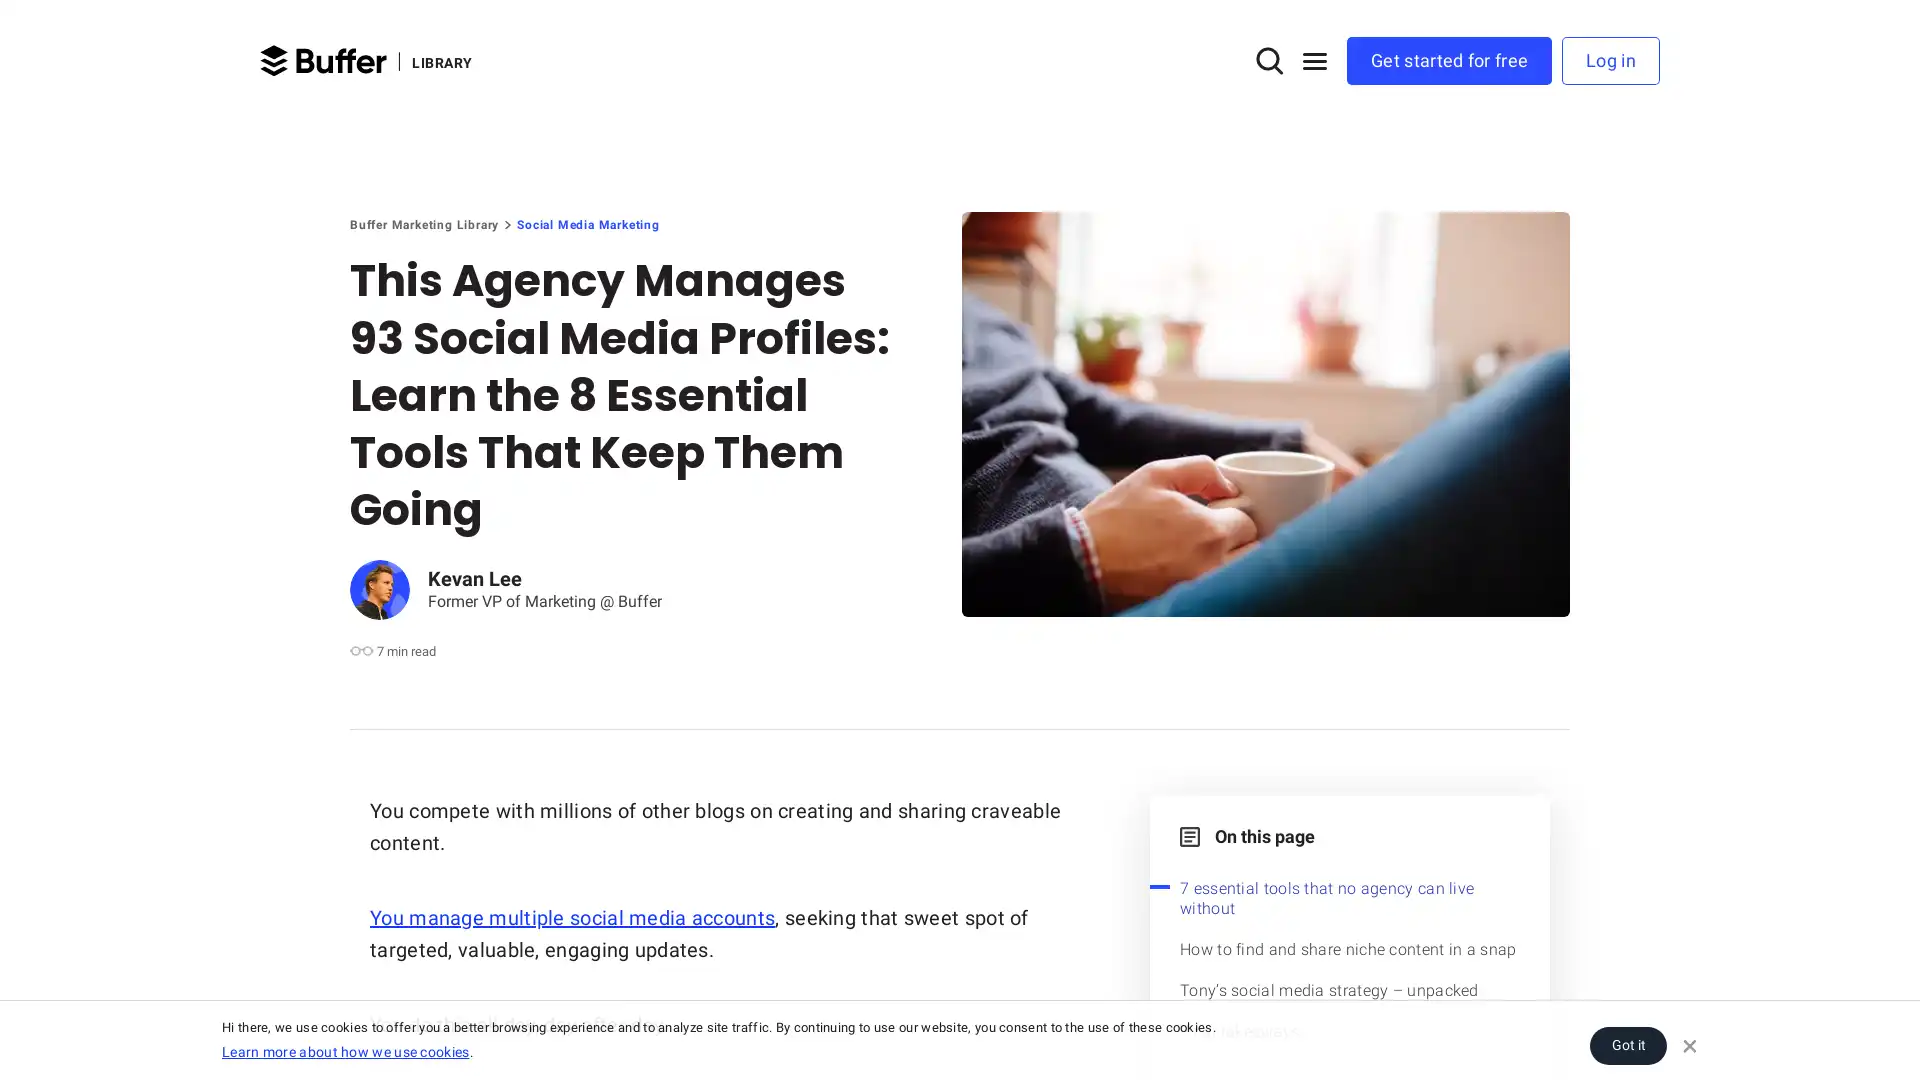 The height and width of the screenshot is (1080, 1920). I want to click on Get started for free, so click(1449, 60).